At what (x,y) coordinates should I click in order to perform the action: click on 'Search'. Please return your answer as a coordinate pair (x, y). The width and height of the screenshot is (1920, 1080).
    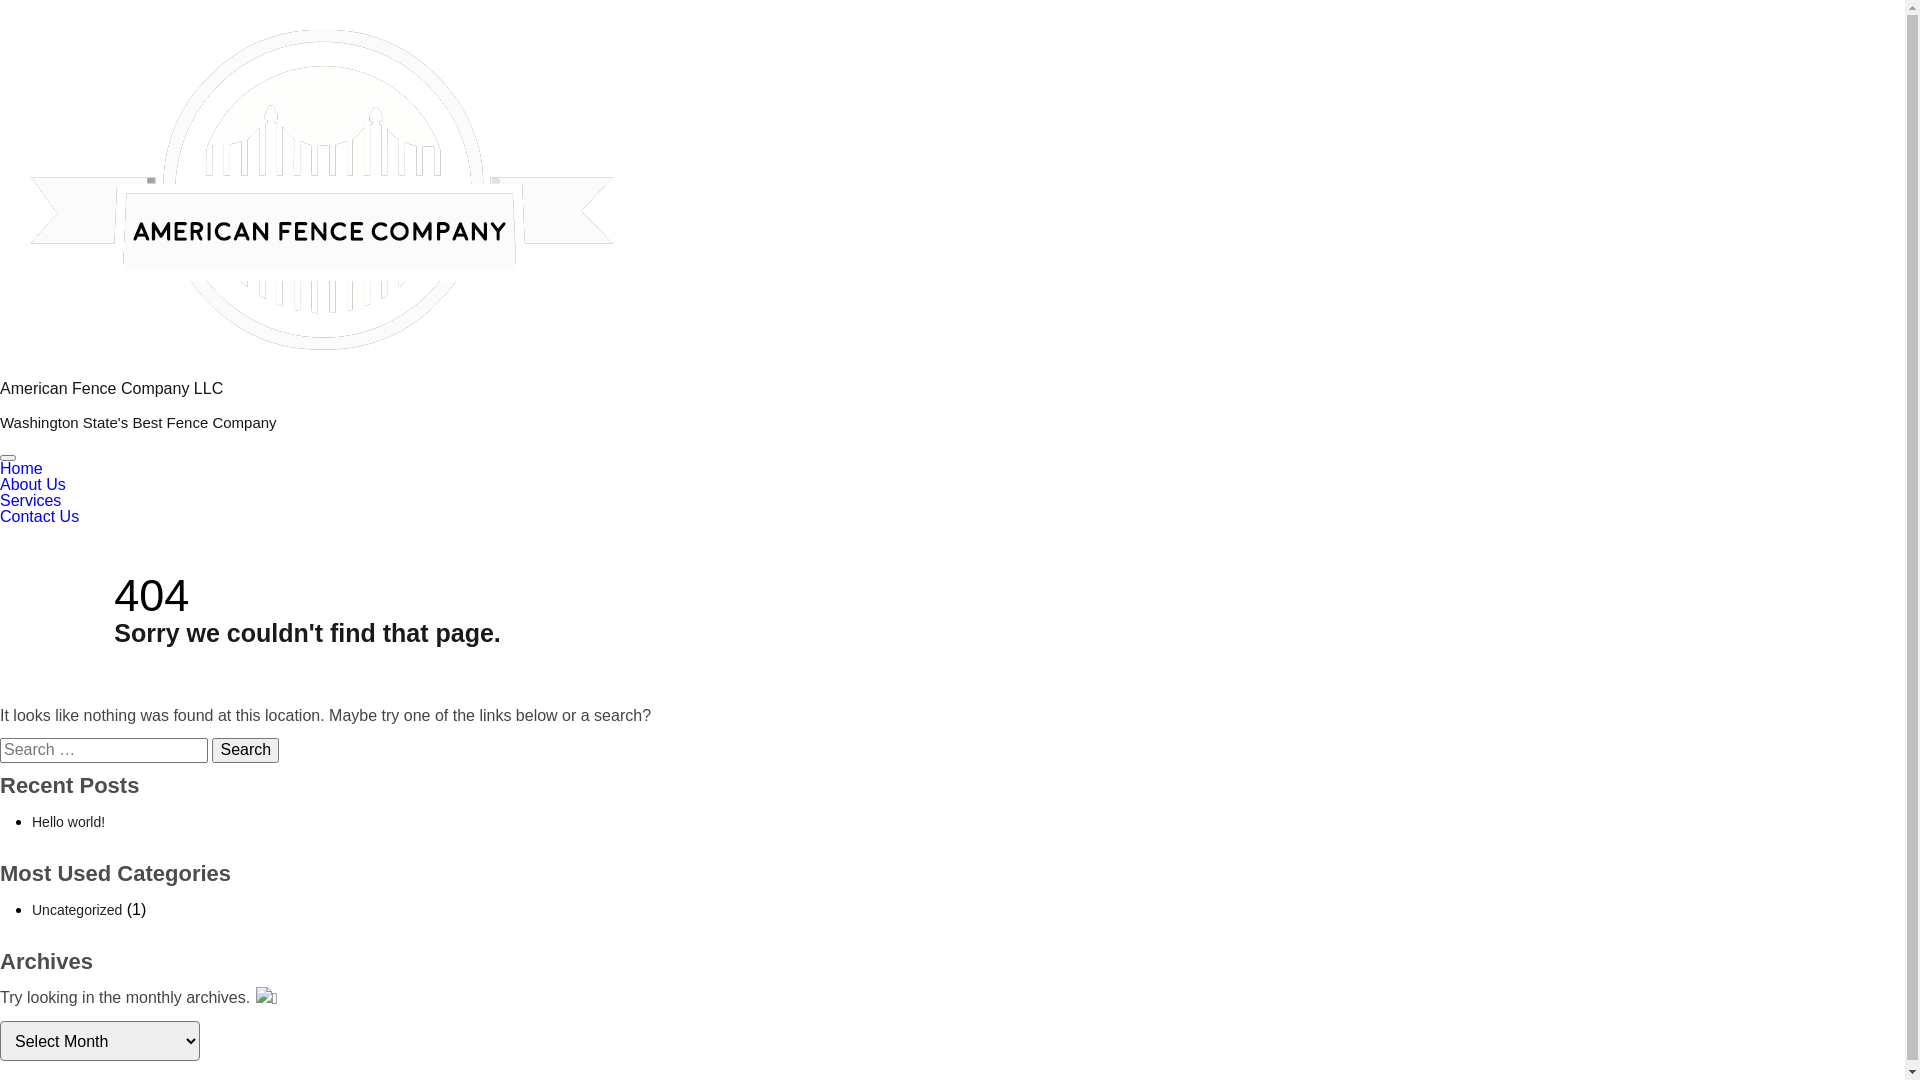
    Looking at the image, I should click on (244, 749).